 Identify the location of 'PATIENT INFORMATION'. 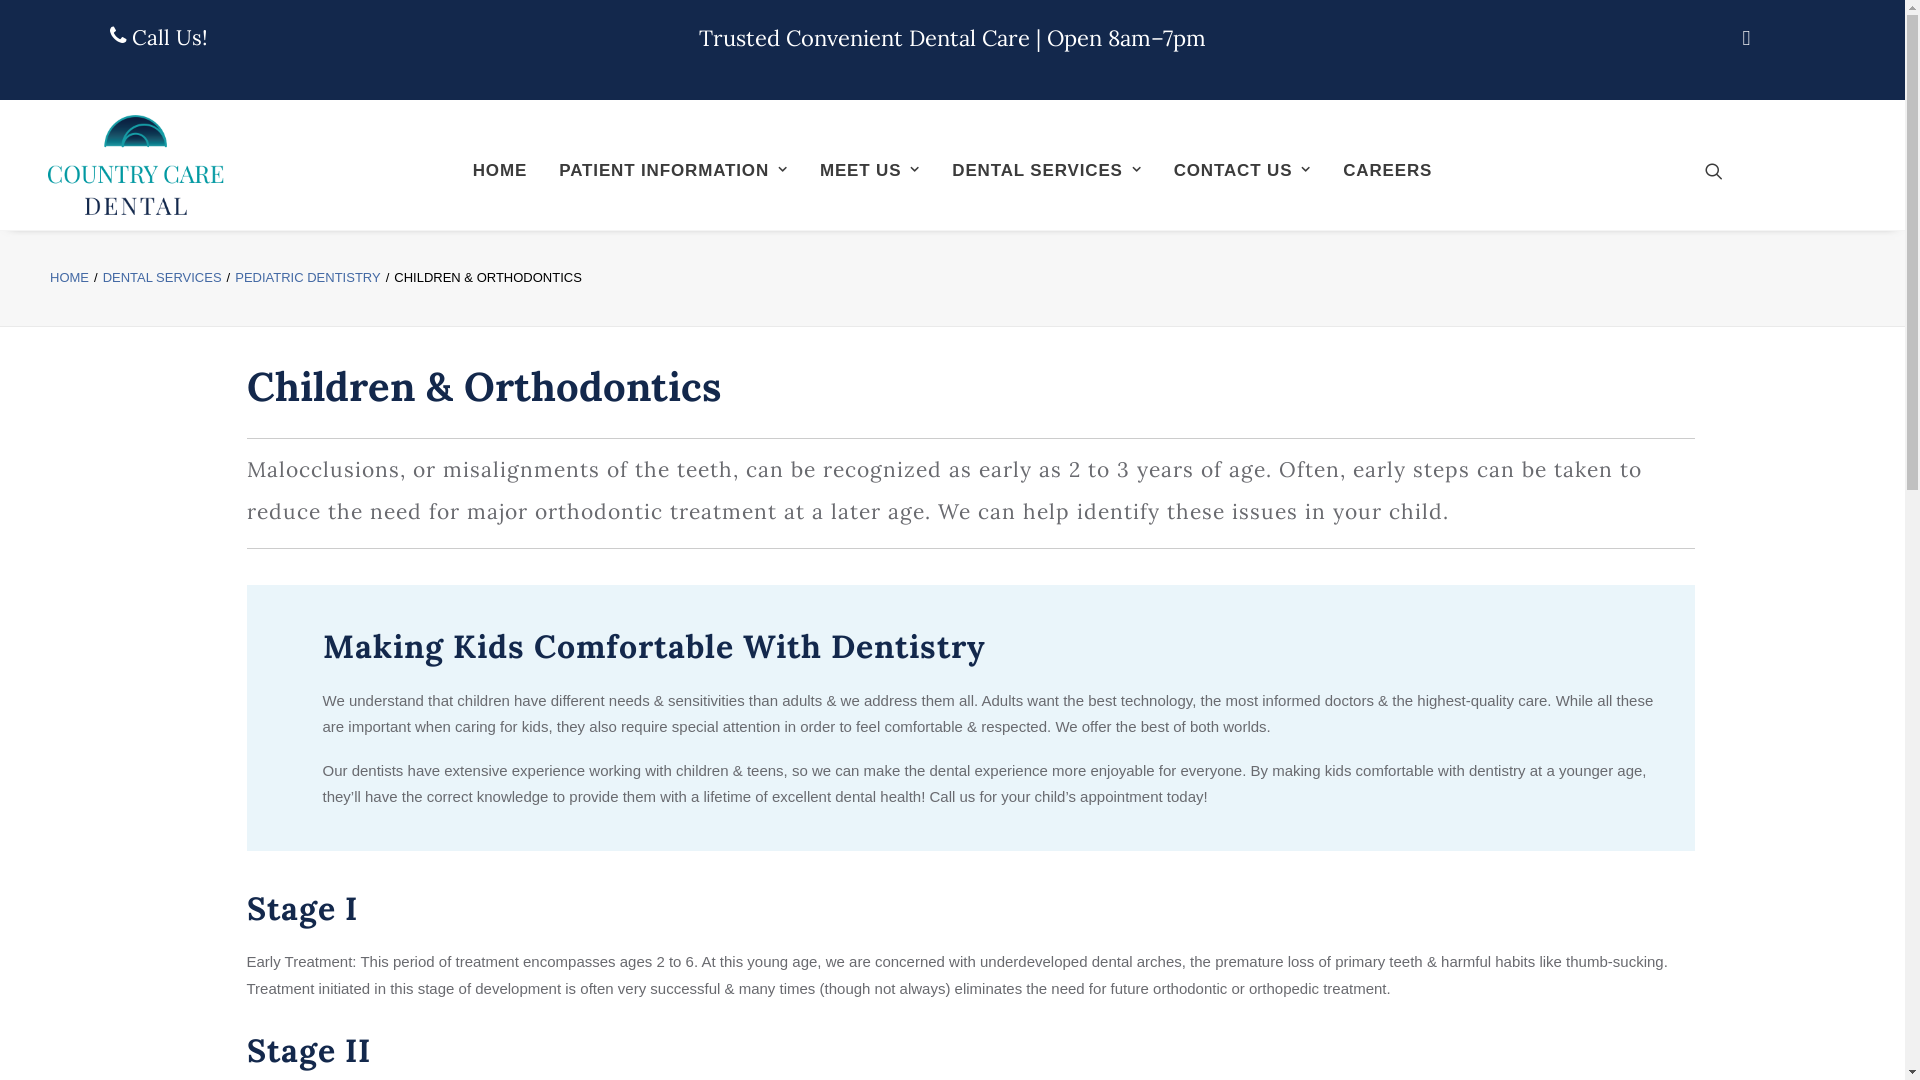
(672, 168).